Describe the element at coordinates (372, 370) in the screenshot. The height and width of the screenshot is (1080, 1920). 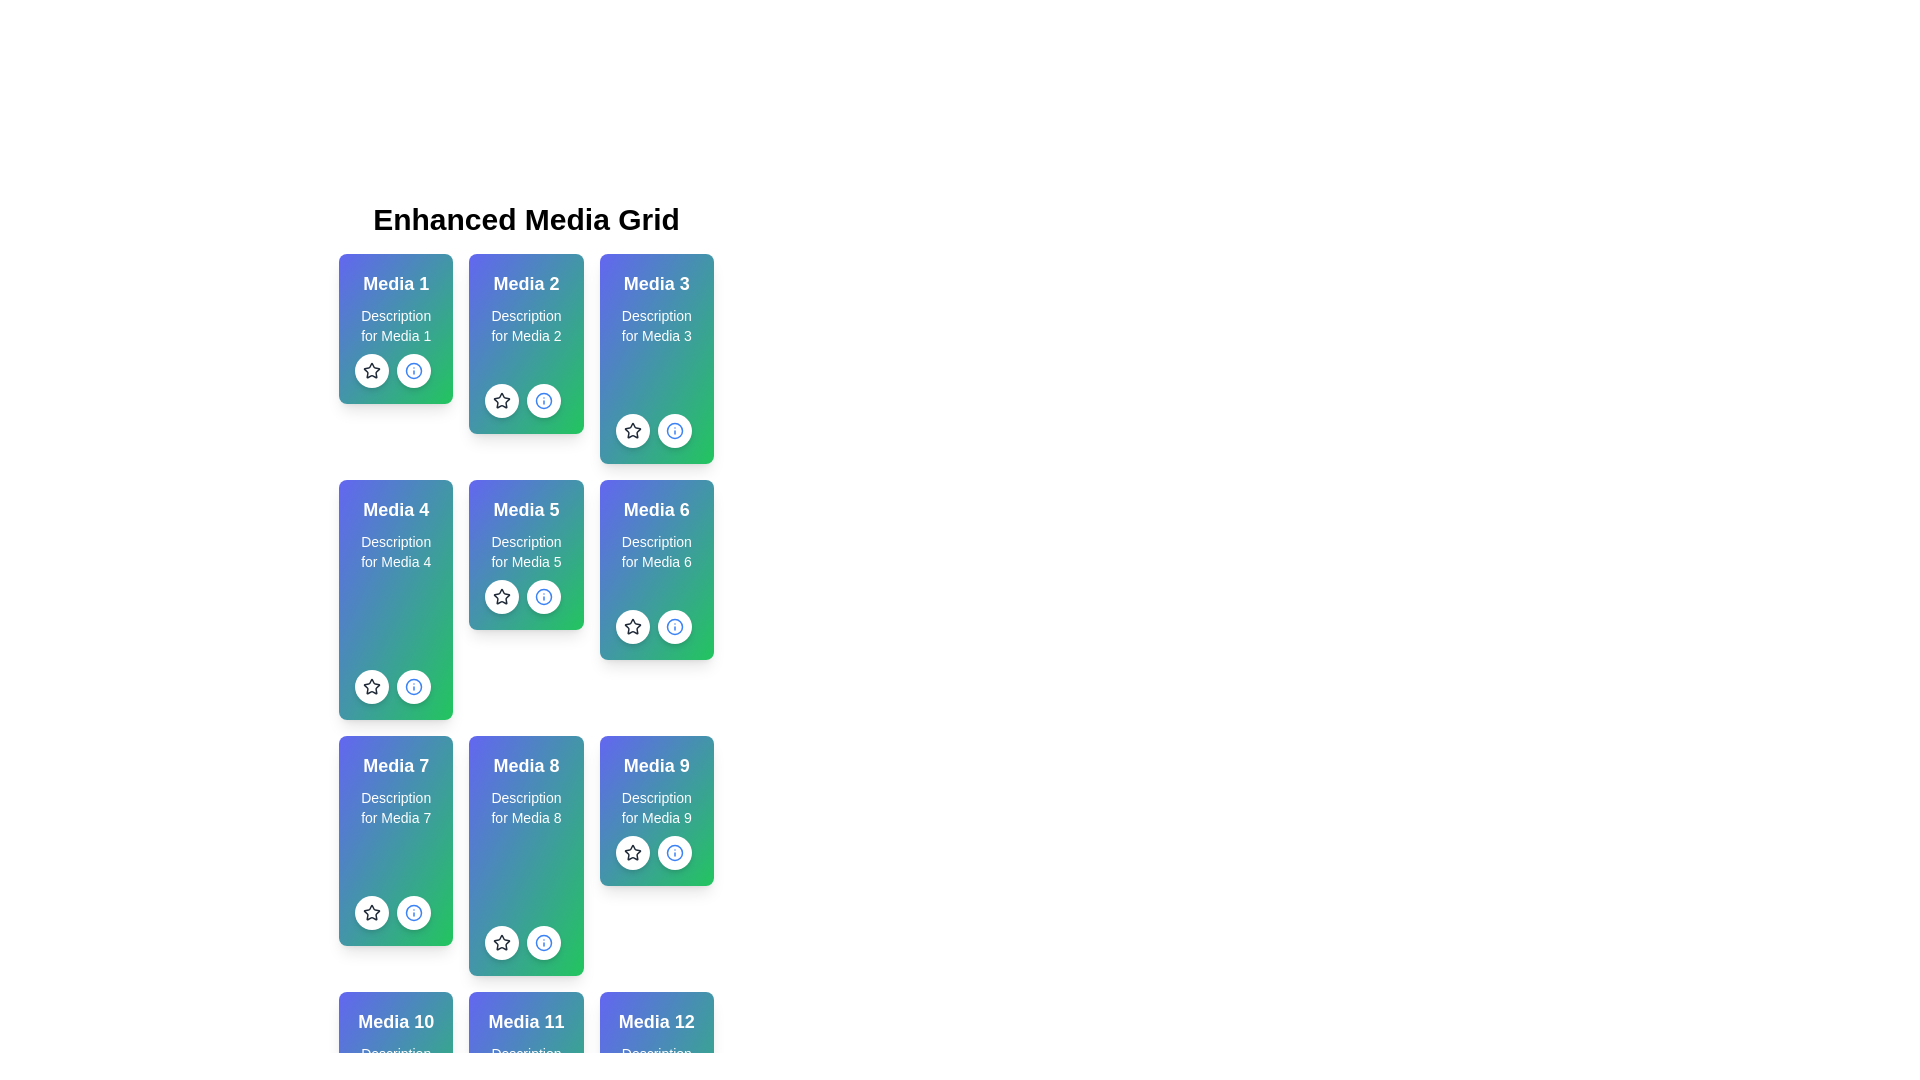
I see `the star-shaped icon button located at the bottom left corner of the card titled 'Media 1', which is within a rounded white circle` at that location.